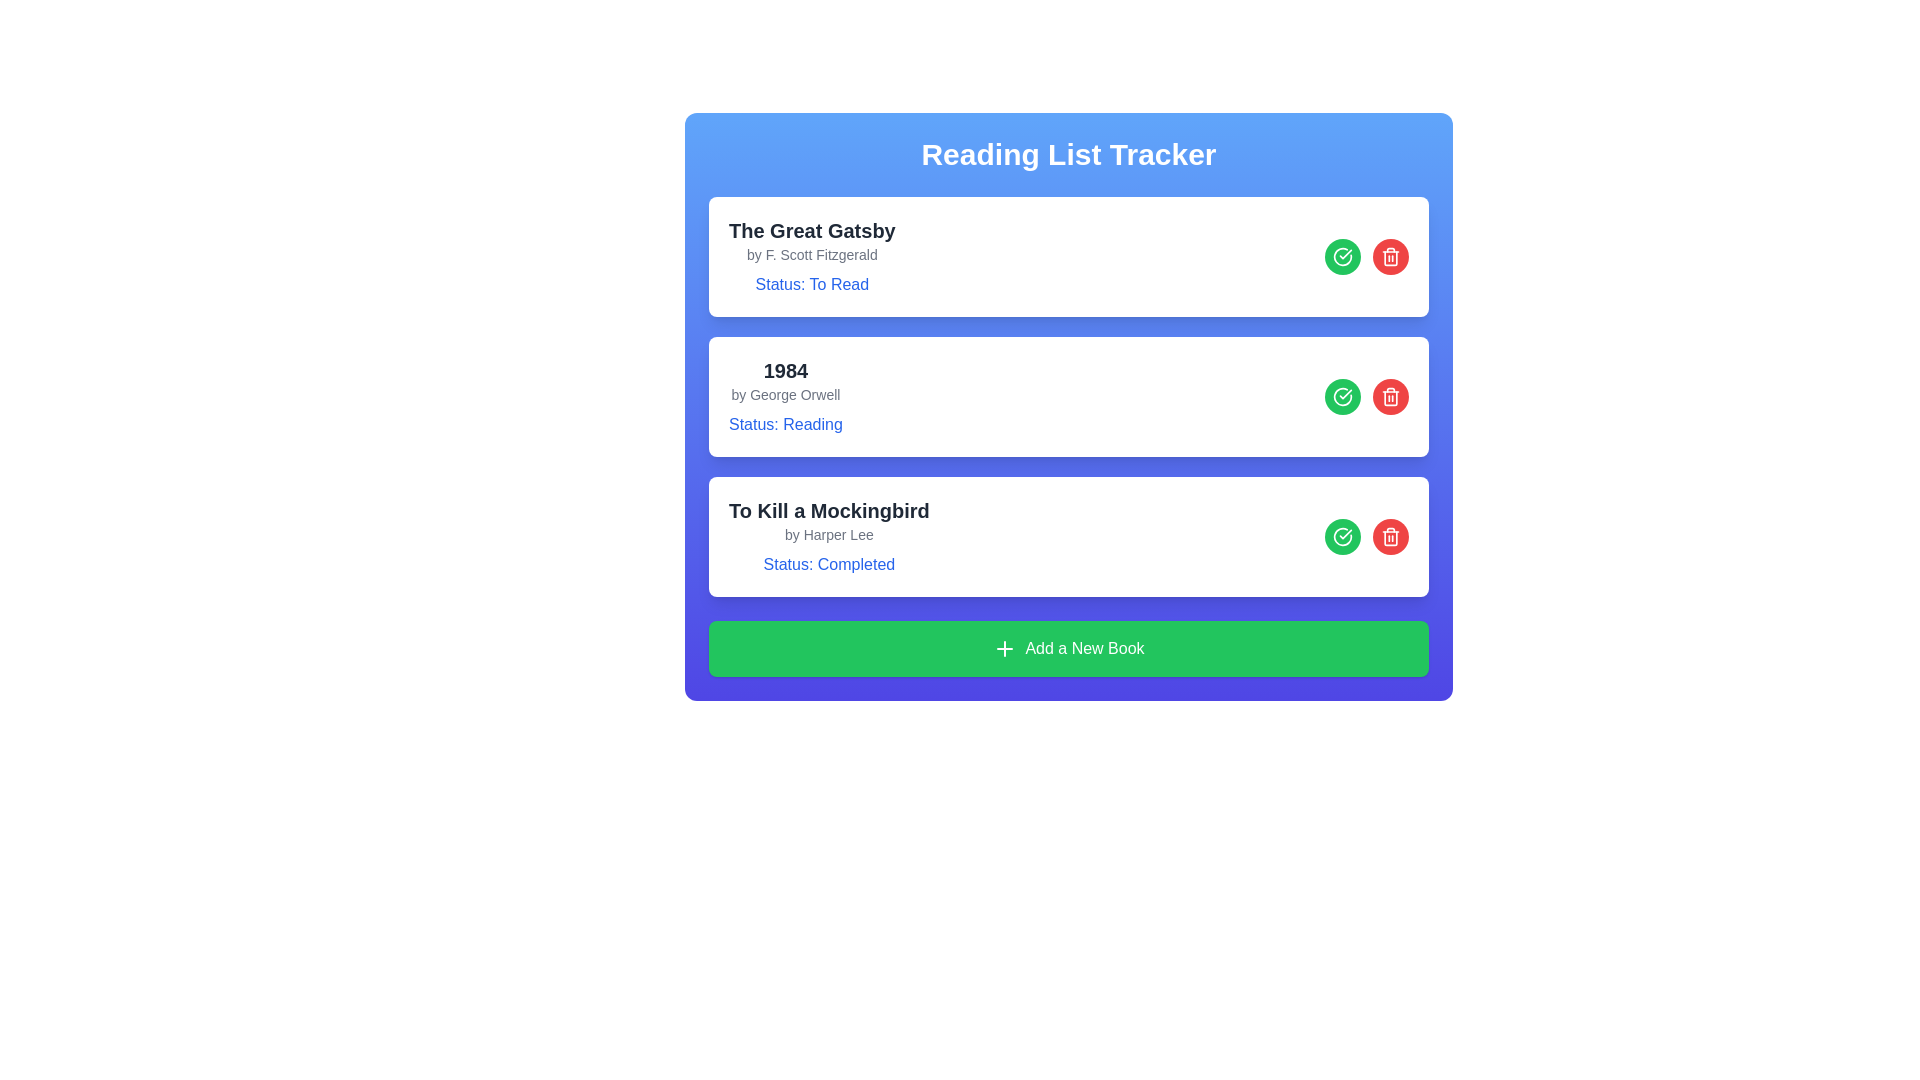 This screenshot has height=1080, width=1920. What do you see at coordinates (1343, 256) in the screenshot?
I see `the second green circular icon with a white checkmark, located in the middle entry of a three-item list, to the right of the '1984' entry by George Orwell` at bounding box center [1343, 256].